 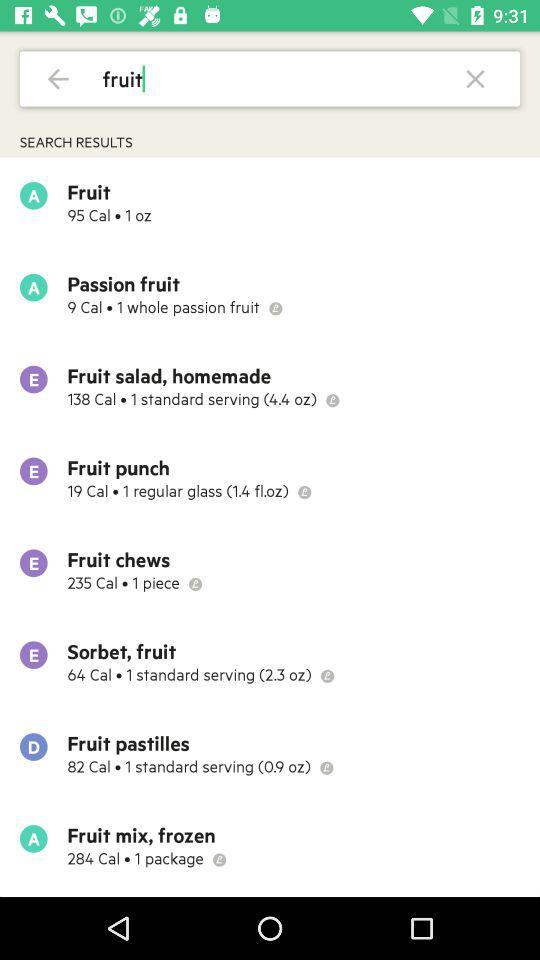 I want to click on the item at the top right corner, so click(x=474, y=78).